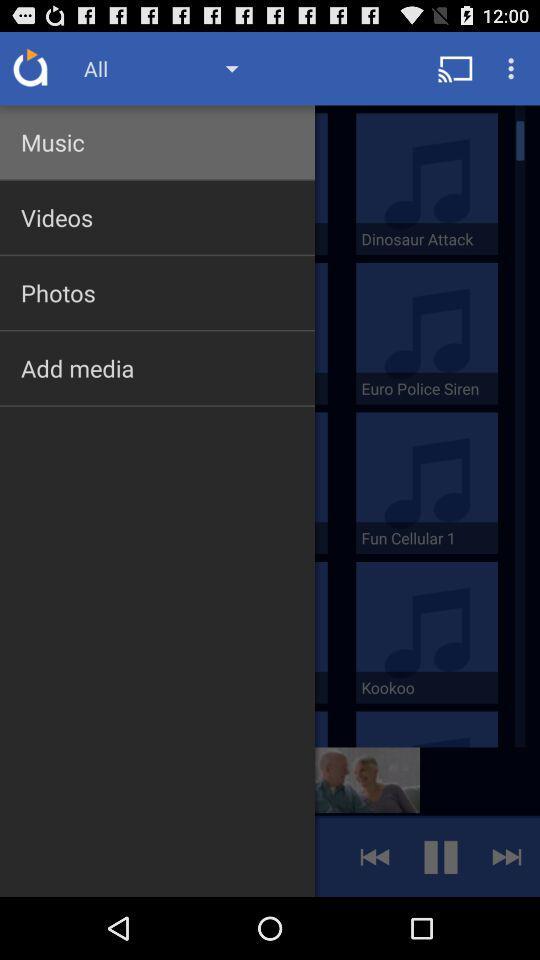  What do you see at coordinates (374, 917) in the screenshot?
I see `the av_rewind icon` at bounding box center [374, 917].